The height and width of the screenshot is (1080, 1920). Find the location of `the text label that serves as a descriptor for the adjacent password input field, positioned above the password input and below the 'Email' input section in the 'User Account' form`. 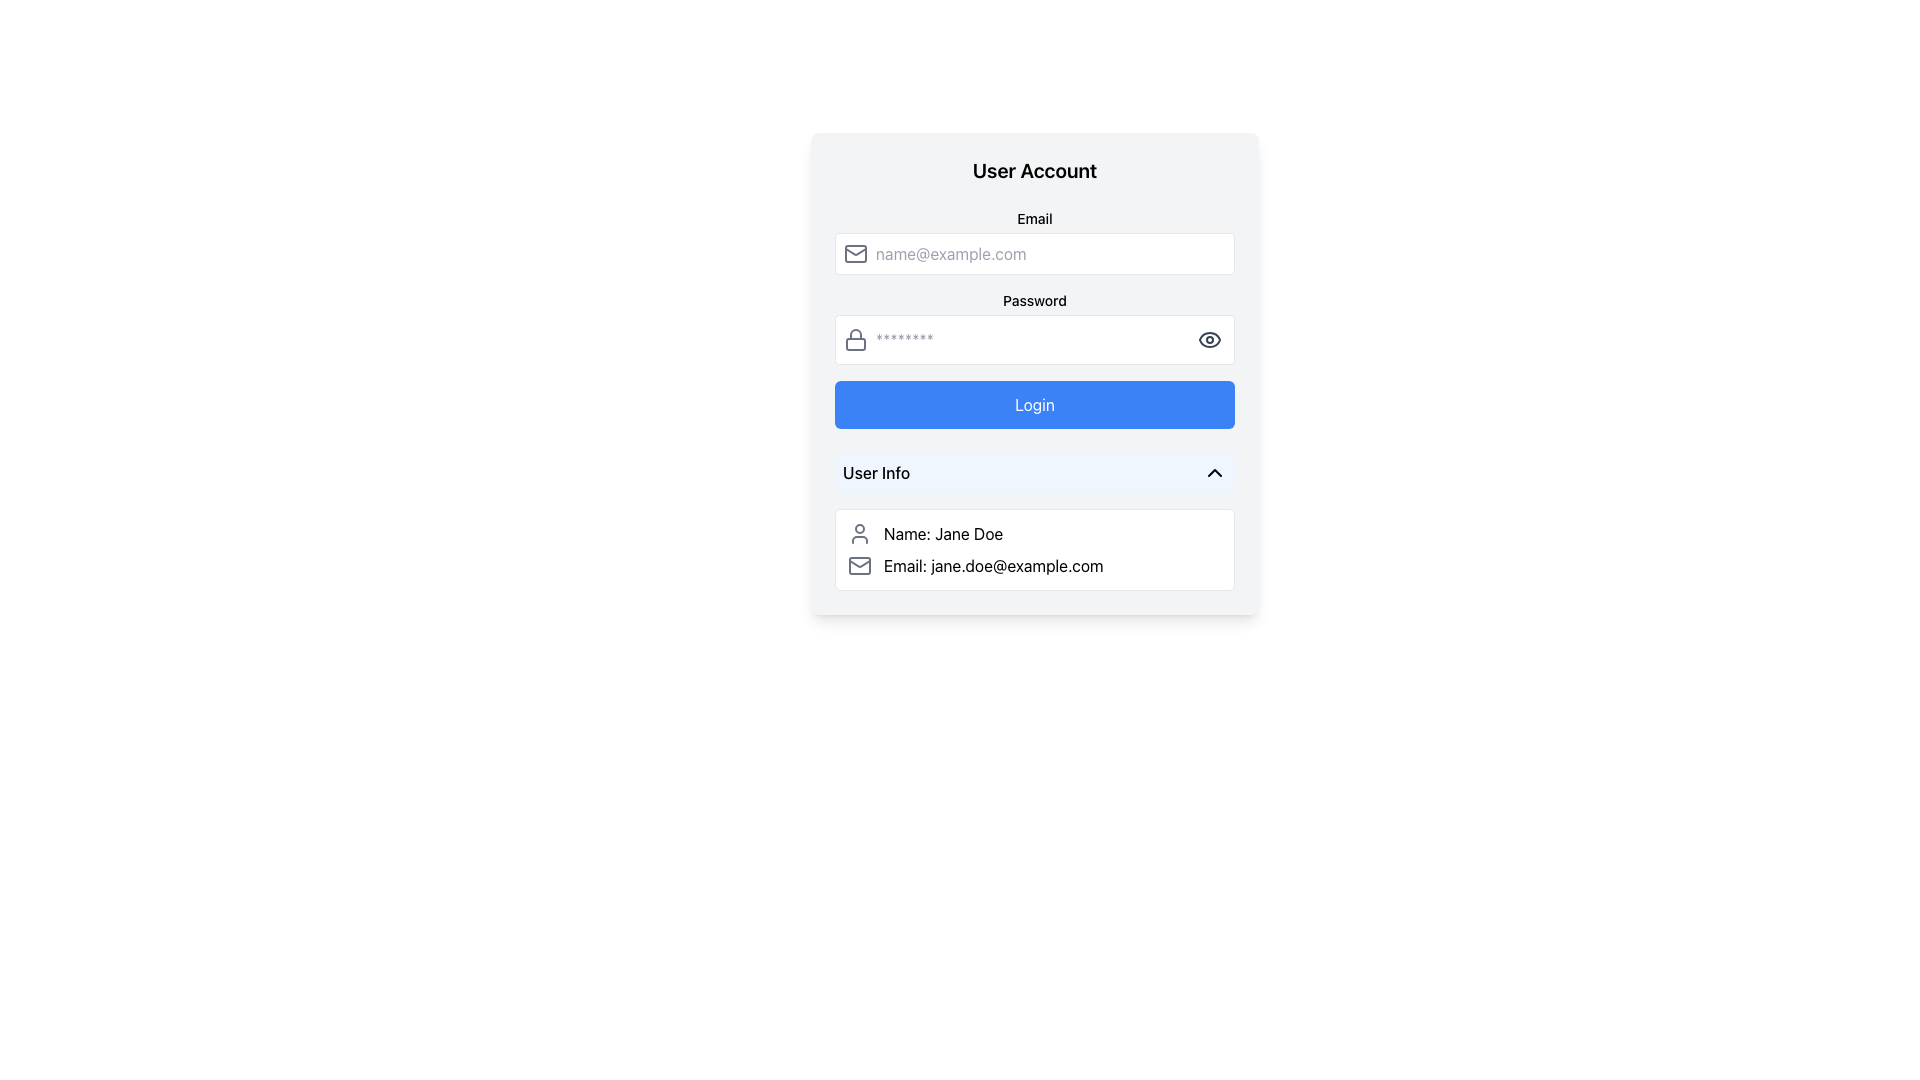

the text label that serves as a descriptor for the adjacent password input field, positioned above the password input and below the 'Email' input section in the 'User Account' form is located at coordinates (1035, 300).